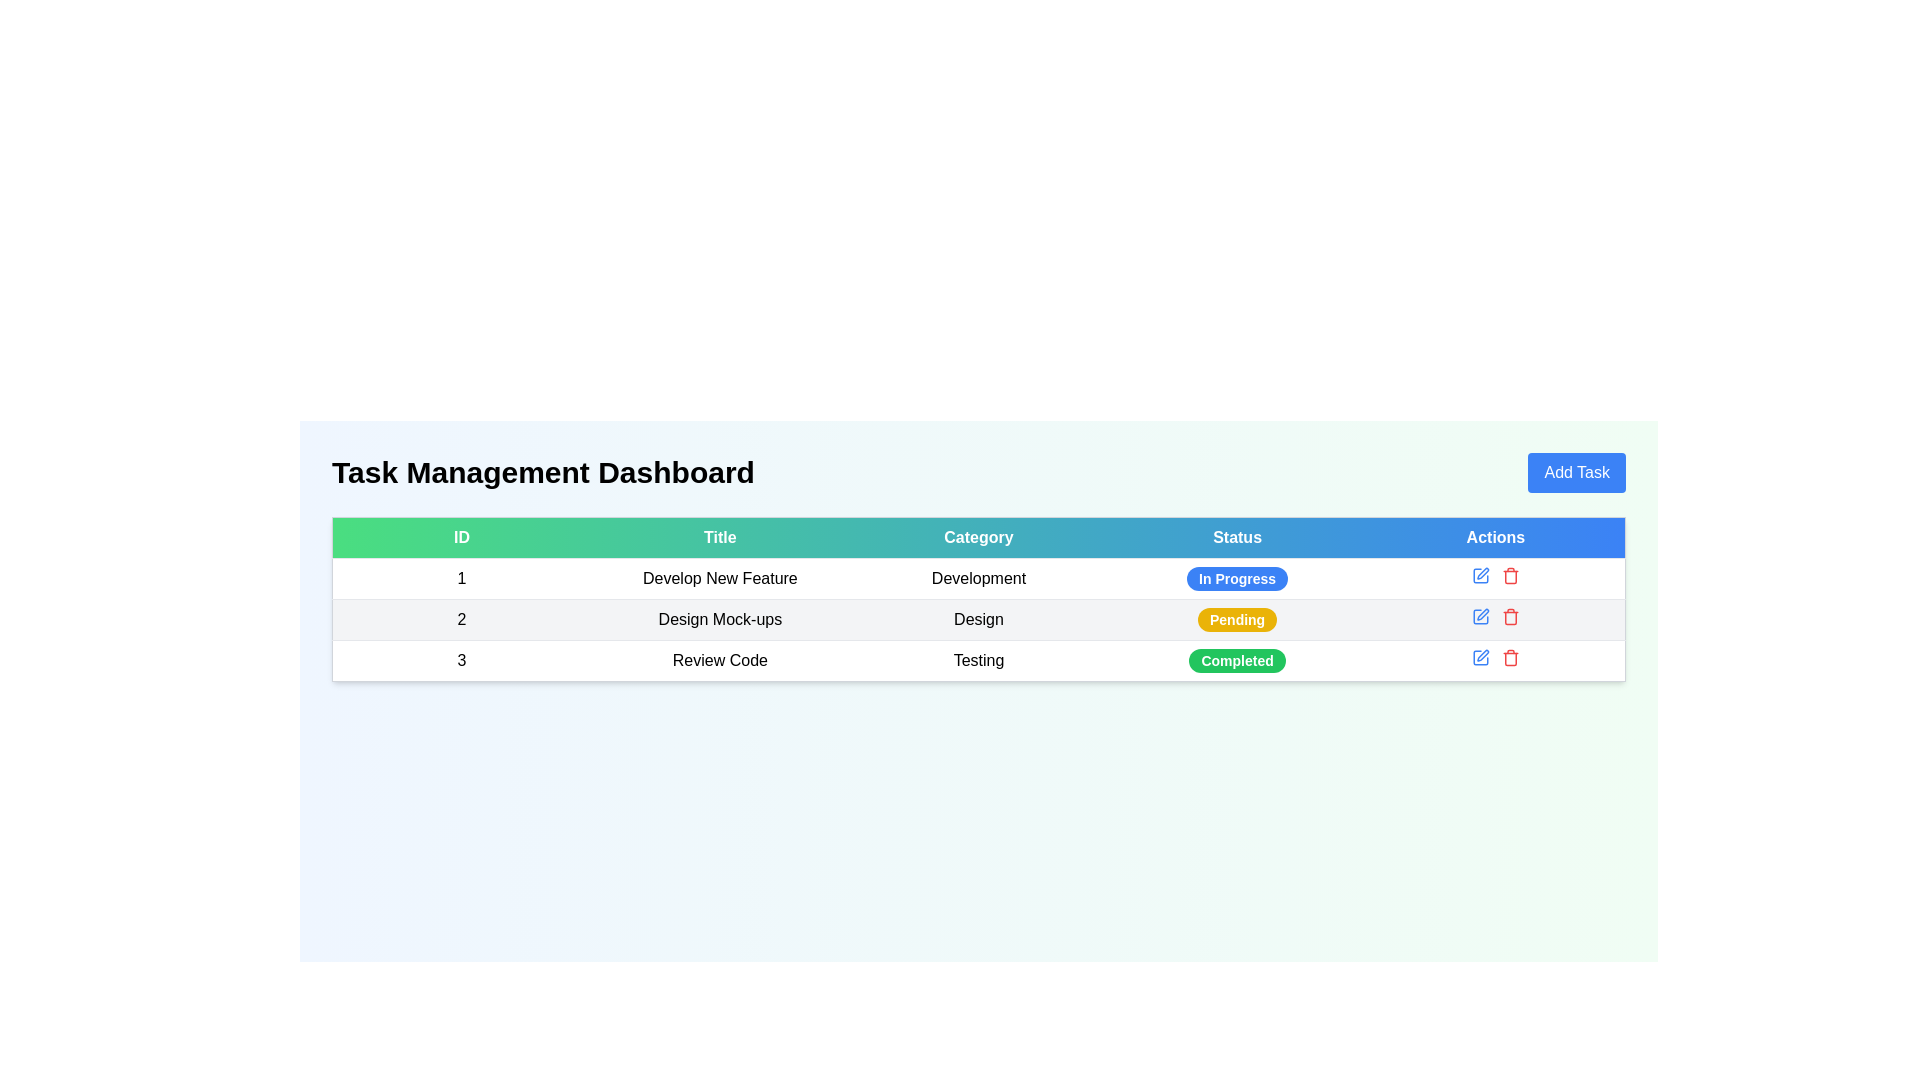 This screenshot has width=1920, height=1080. What do you see at coordinates (1576, 473) in the screenshot?
I see `the 'Add Task' button, which is a rectangular button with a blue background and white text located in the top-right corner of the 'Task Management Dashboard'` at bounding box center [1576, 473].